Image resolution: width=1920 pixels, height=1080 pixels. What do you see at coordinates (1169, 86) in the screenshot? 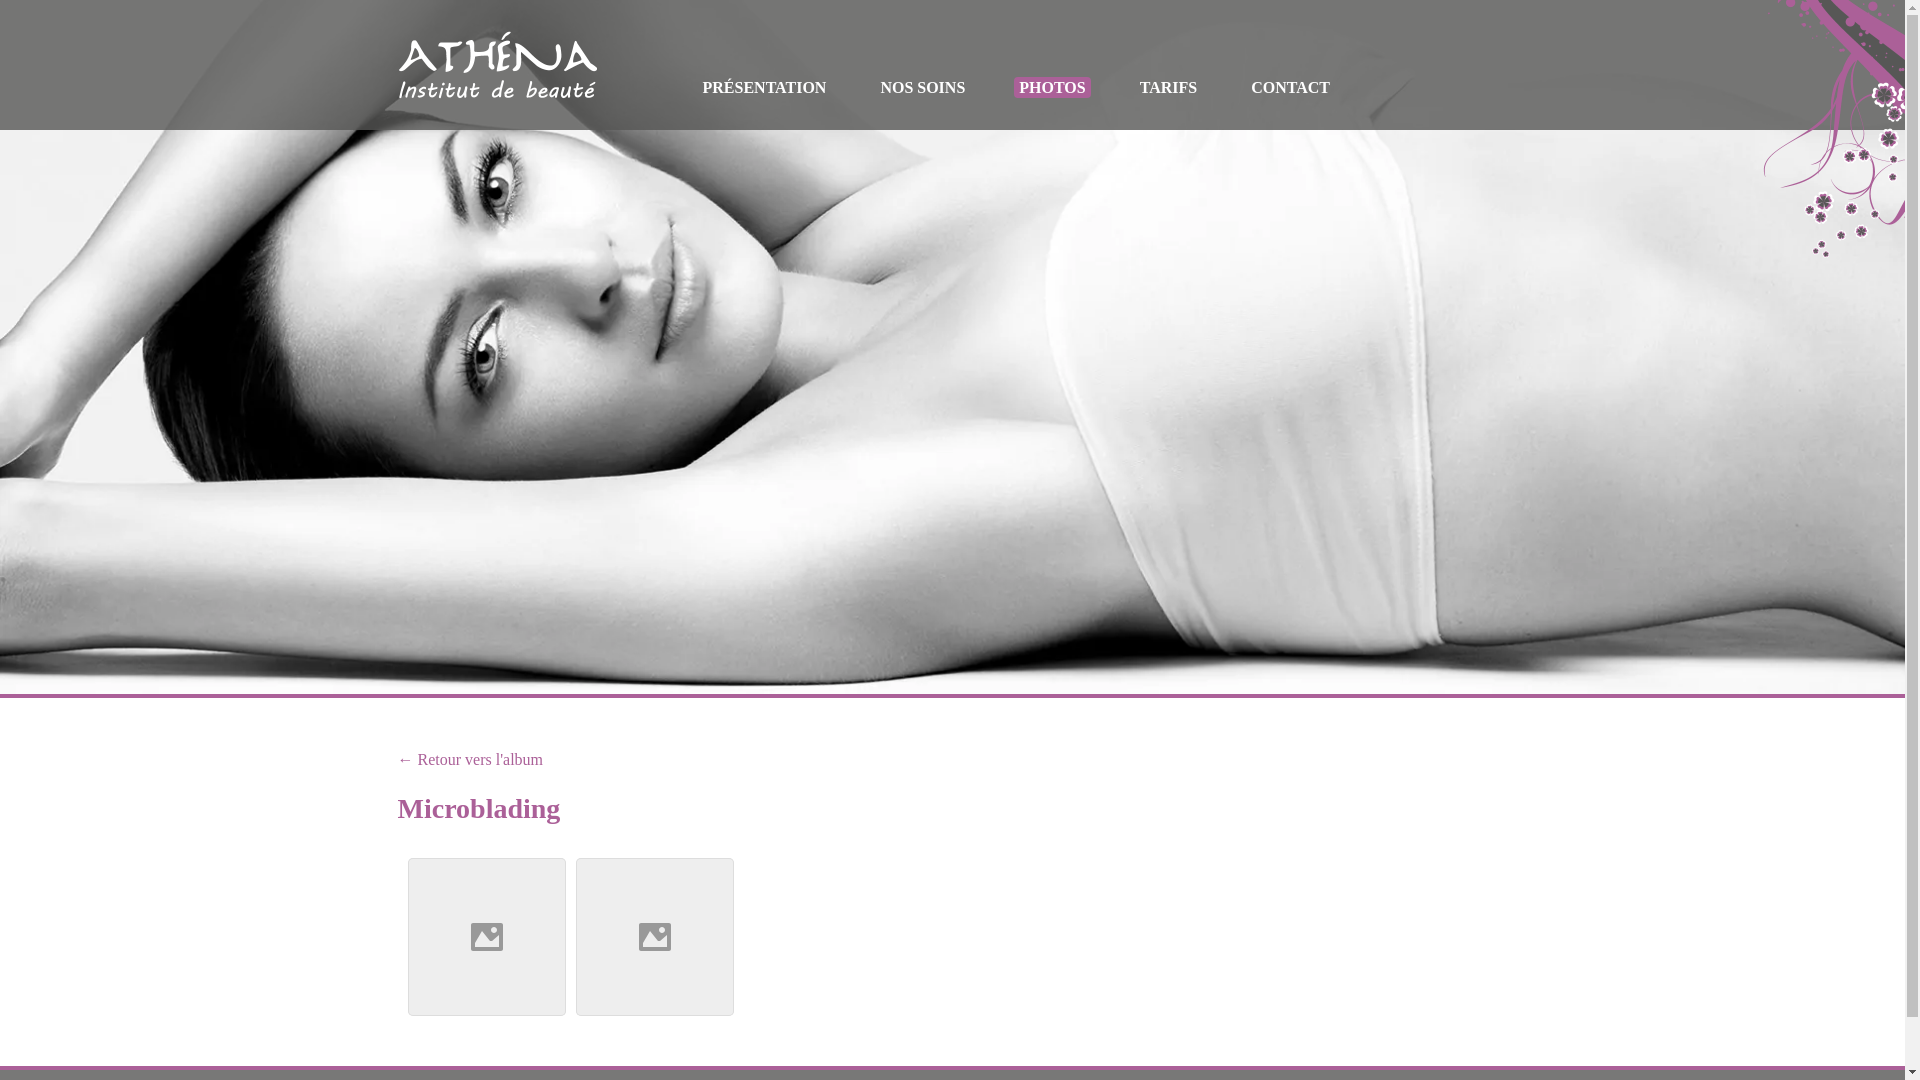
I see `'TARIFS'` at bounding box center [1169, 86].